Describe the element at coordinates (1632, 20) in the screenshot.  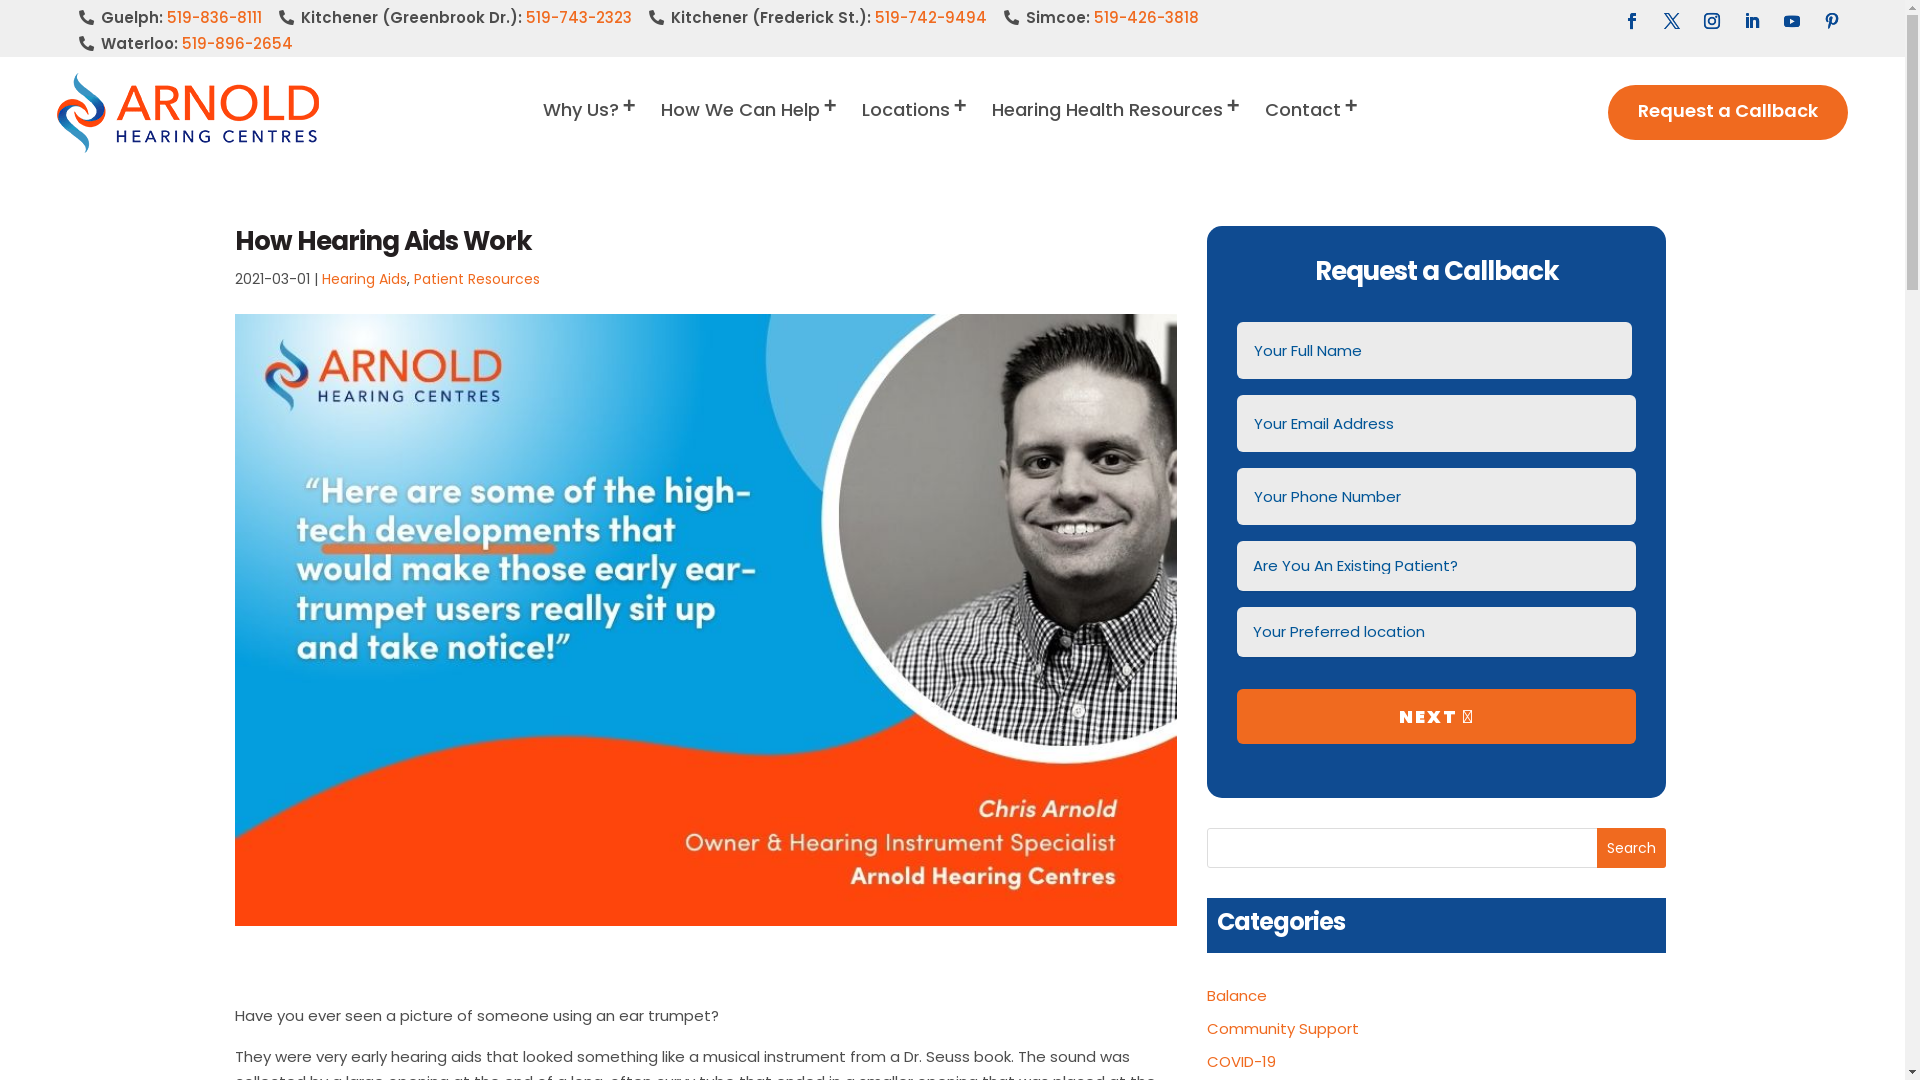
I see `'Follow on Facebook'` at that location.